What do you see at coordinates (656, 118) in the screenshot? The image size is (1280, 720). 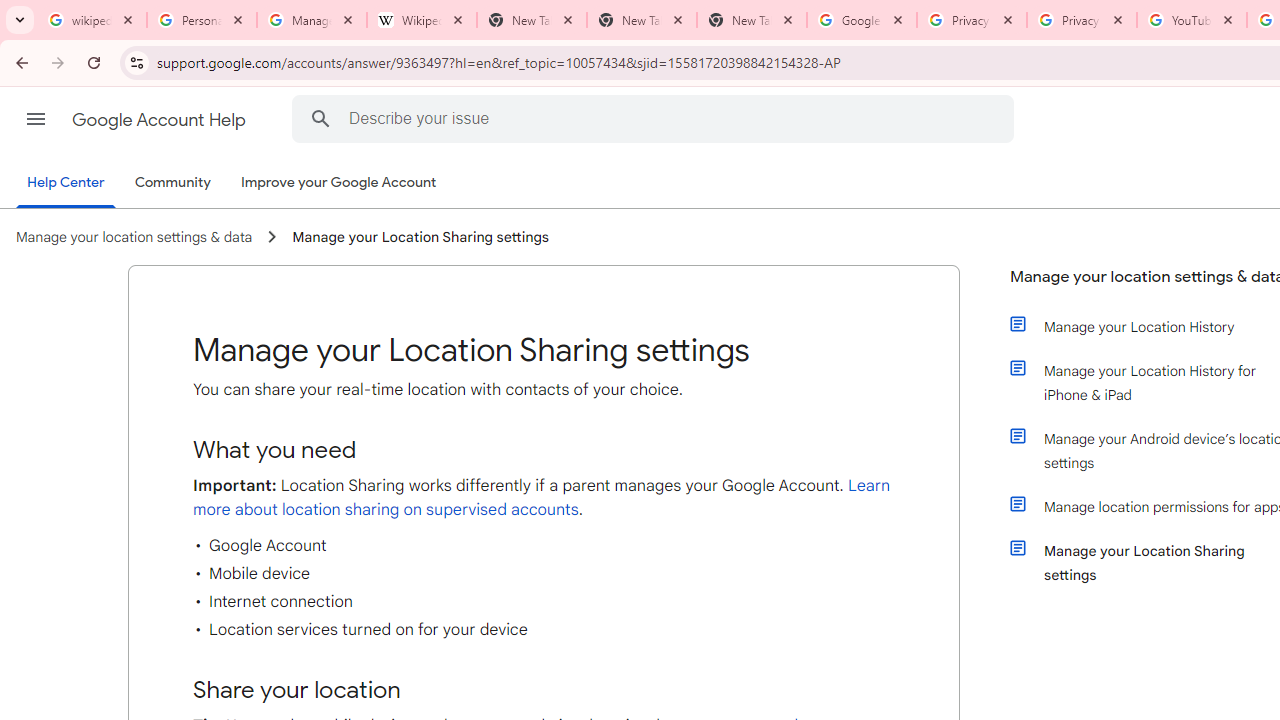 I see `'Describe your issue'` at bounding box center [656, 118].